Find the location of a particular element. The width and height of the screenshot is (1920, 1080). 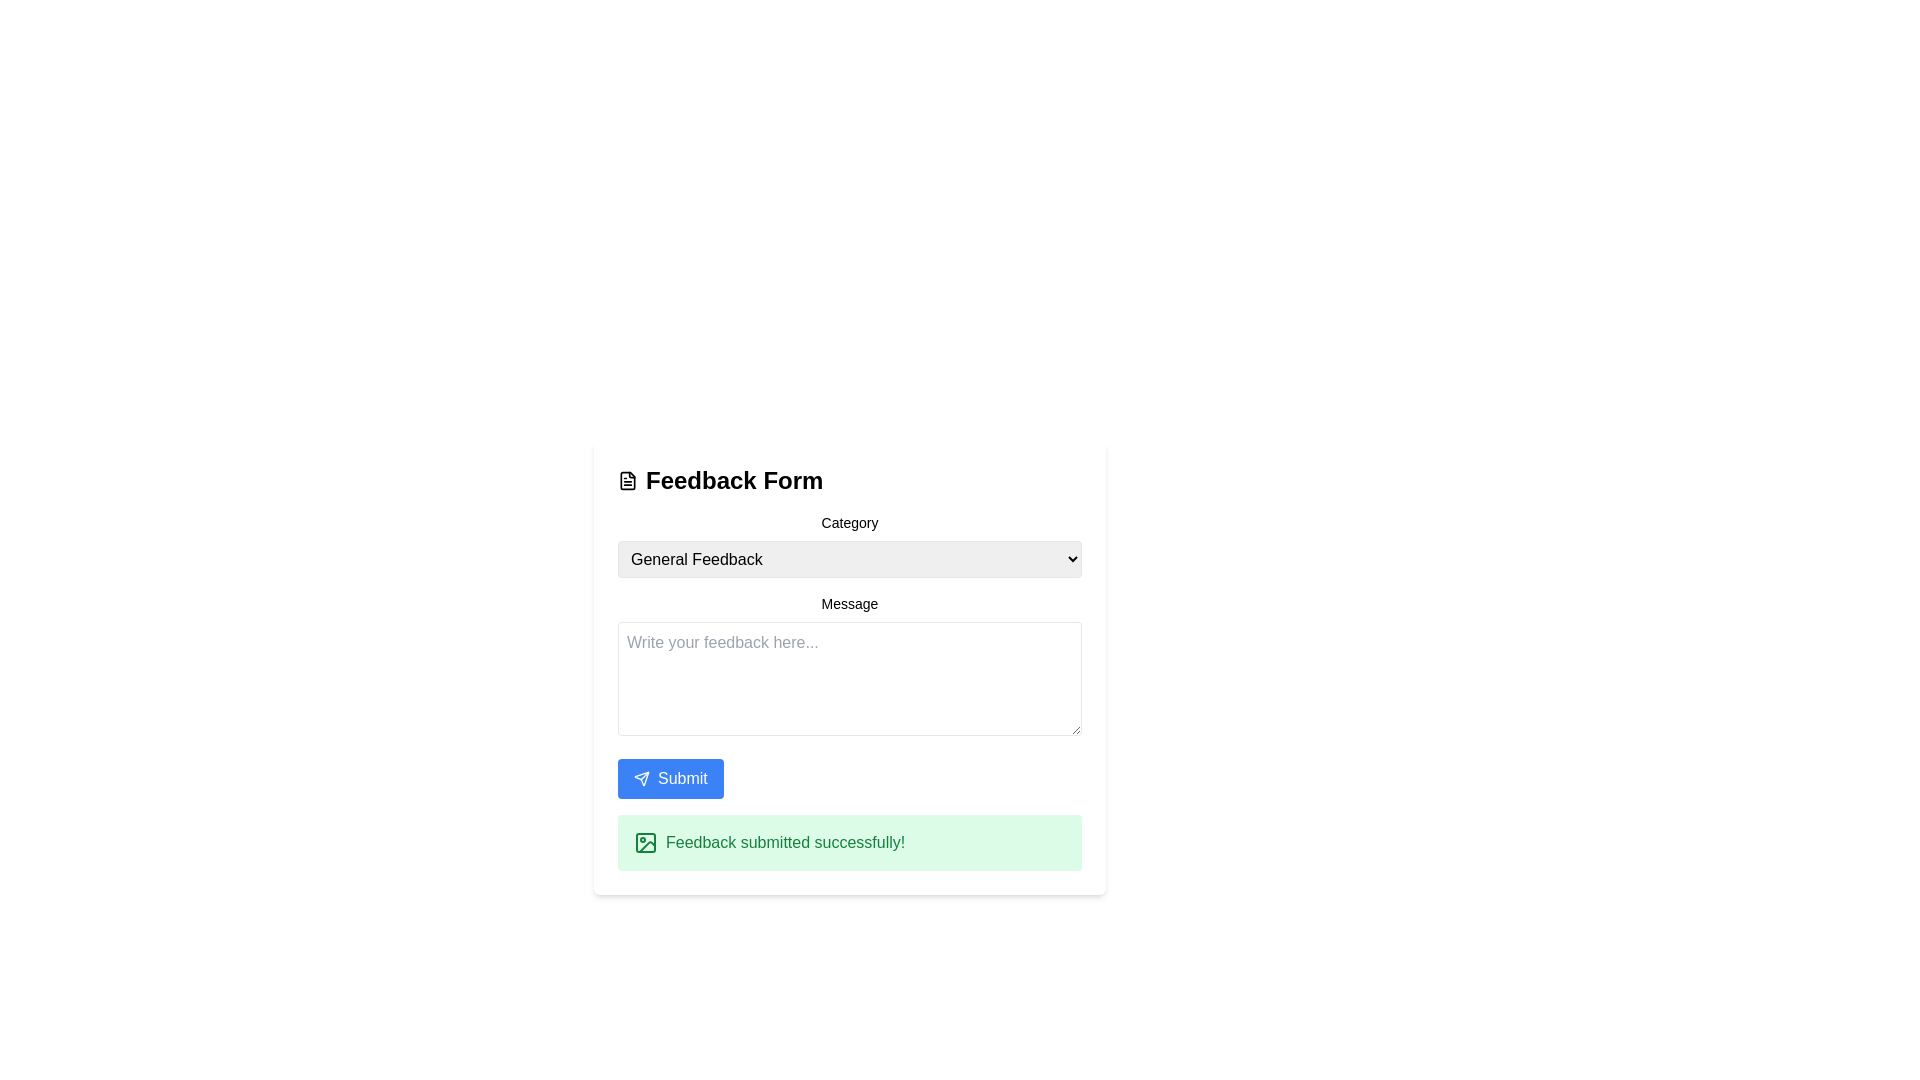

the decorative icon representing documentation located to the left of the 'Feedback Form' text in the header of the feedback form panel is located at coordinates (627, 481).